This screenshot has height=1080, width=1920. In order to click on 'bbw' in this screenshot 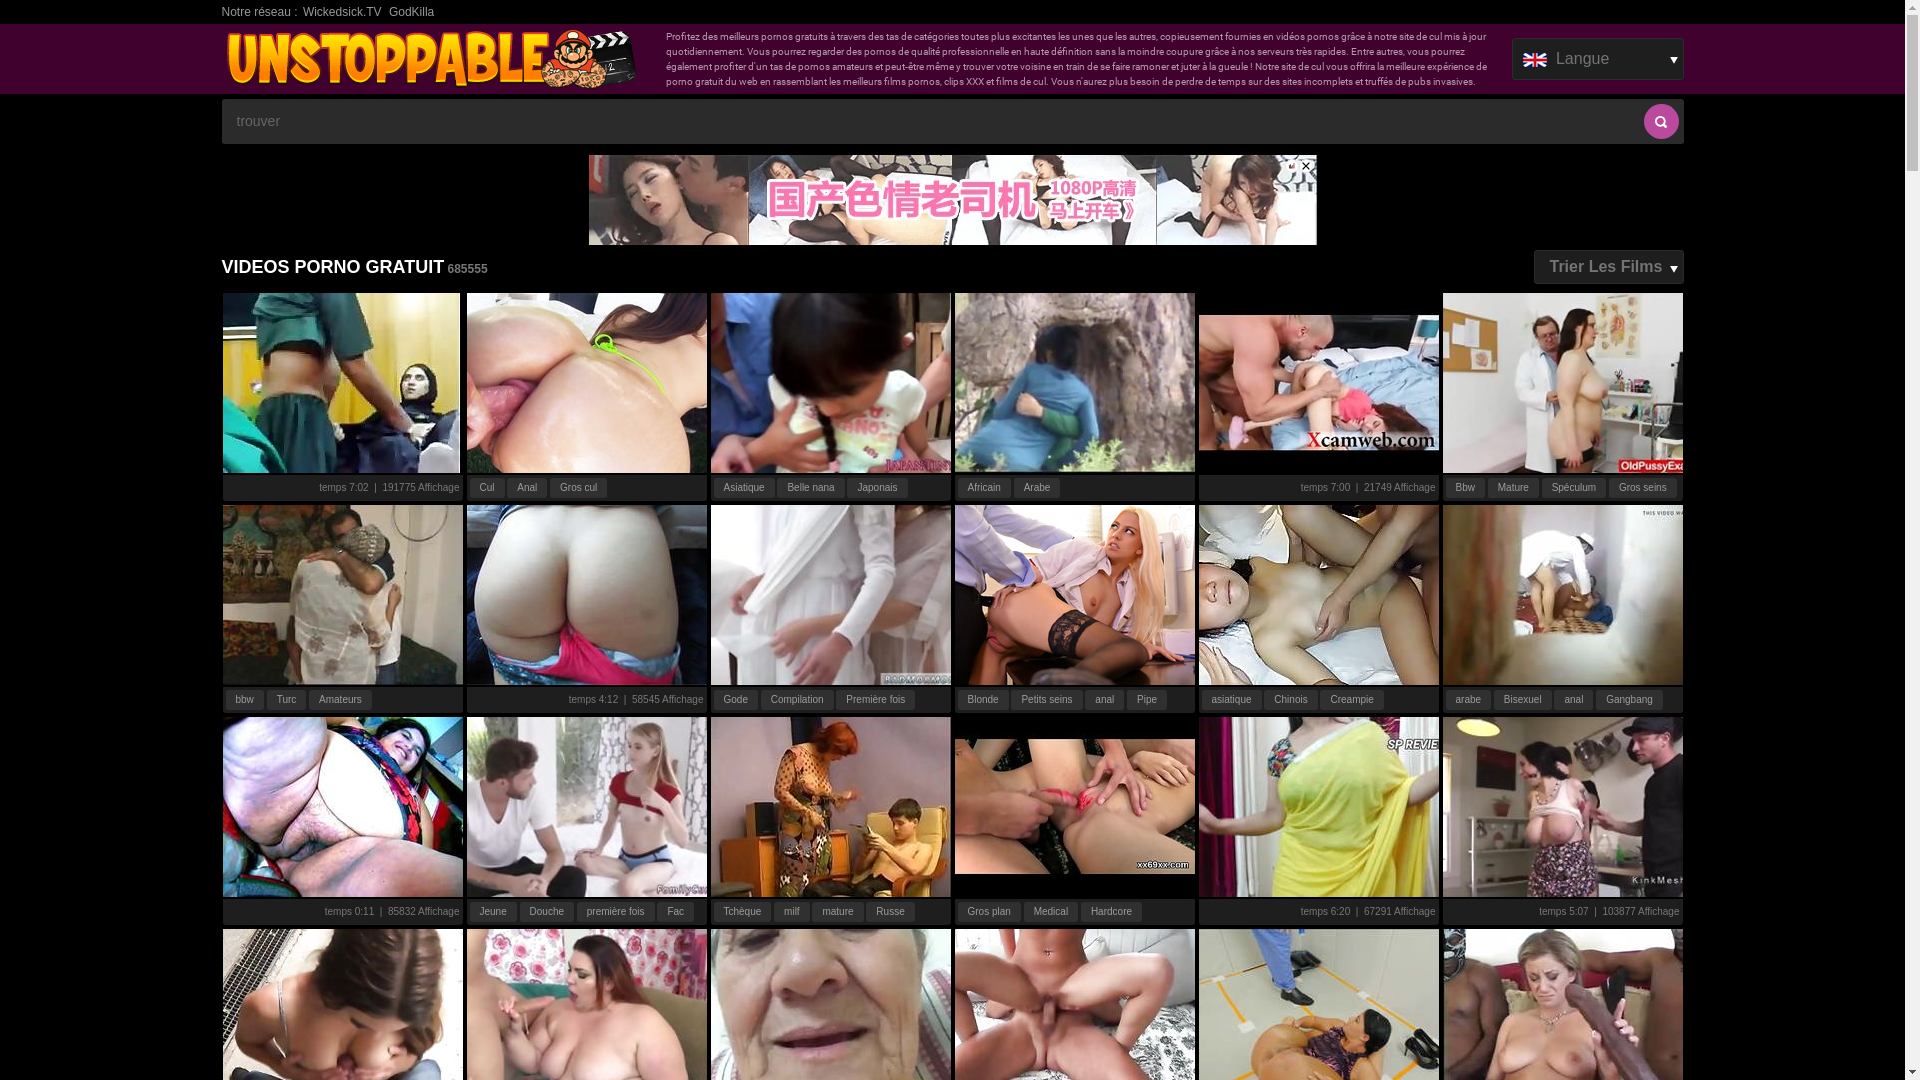, I will do `click(243, 698)`.